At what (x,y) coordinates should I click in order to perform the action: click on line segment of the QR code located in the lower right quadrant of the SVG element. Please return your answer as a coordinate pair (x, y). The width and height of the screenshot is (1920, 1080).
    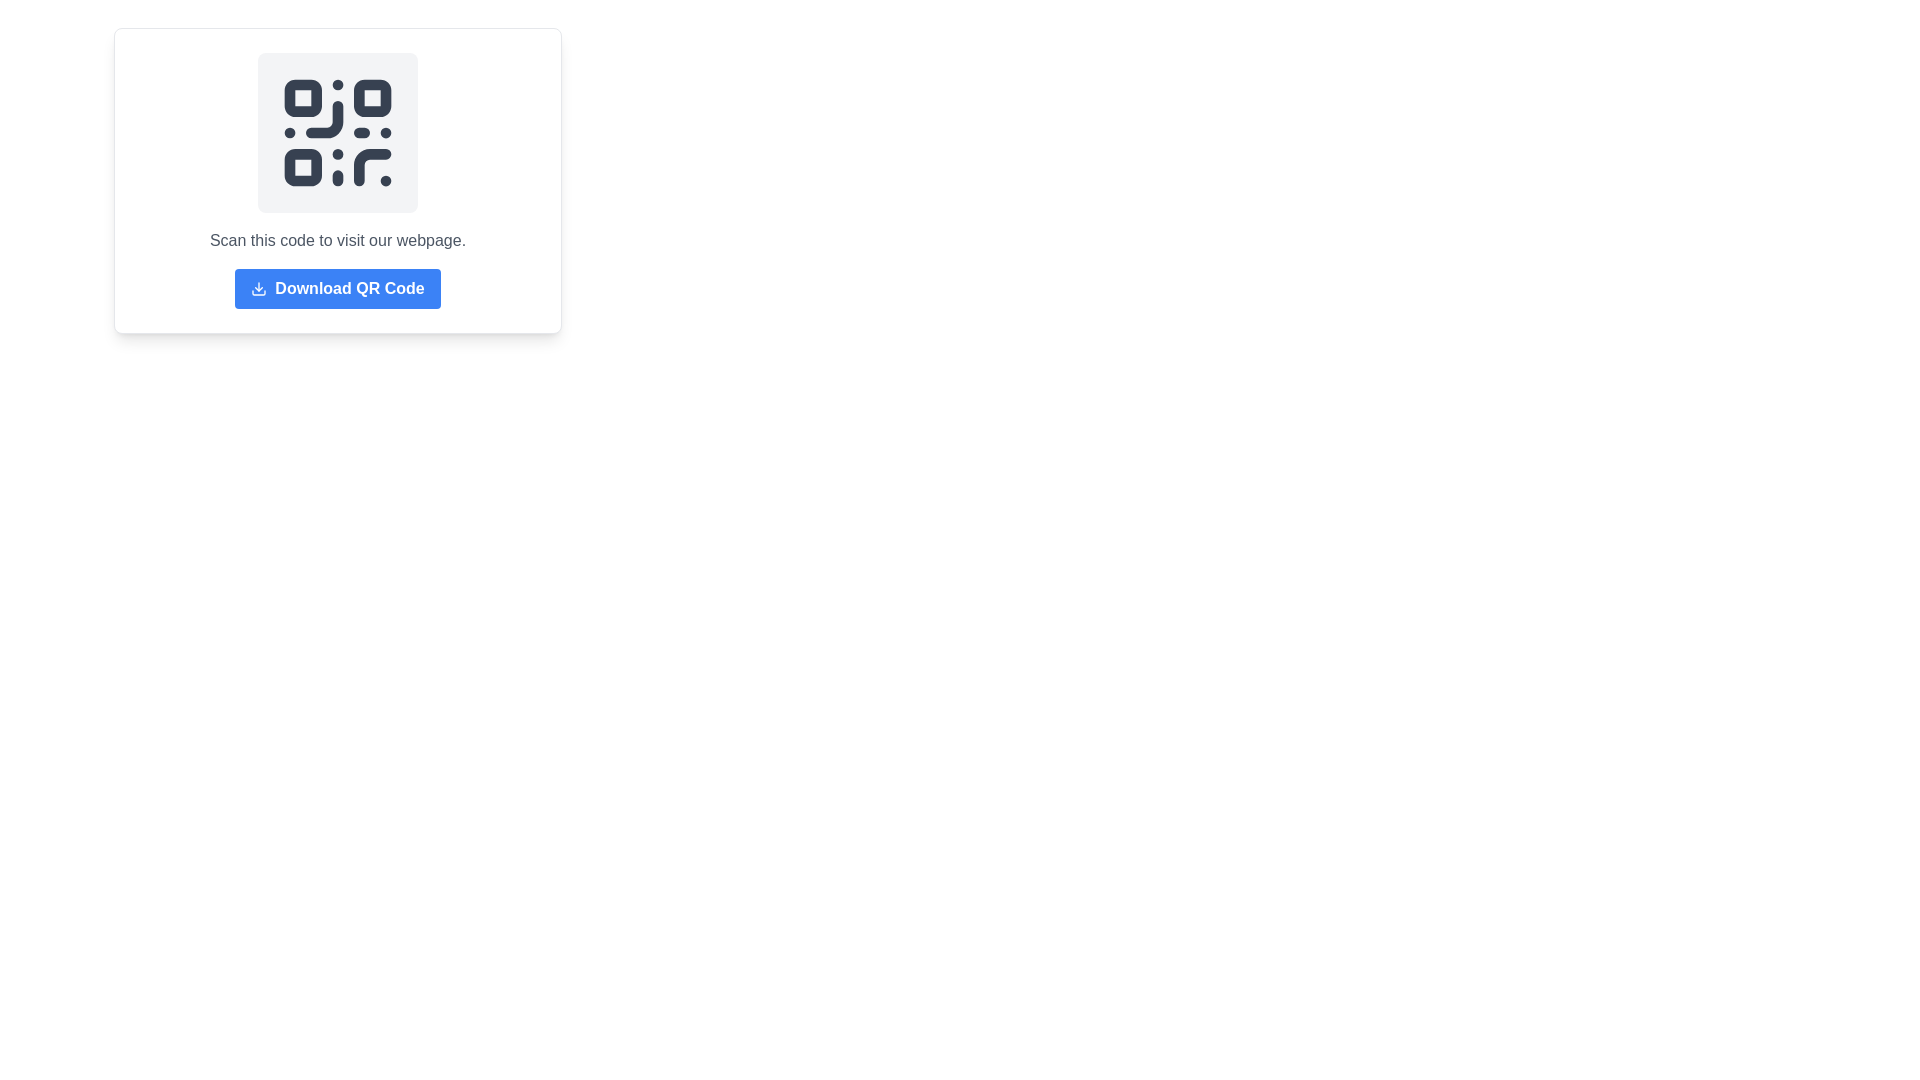
    Looking at the image, I should click on (372, 166).